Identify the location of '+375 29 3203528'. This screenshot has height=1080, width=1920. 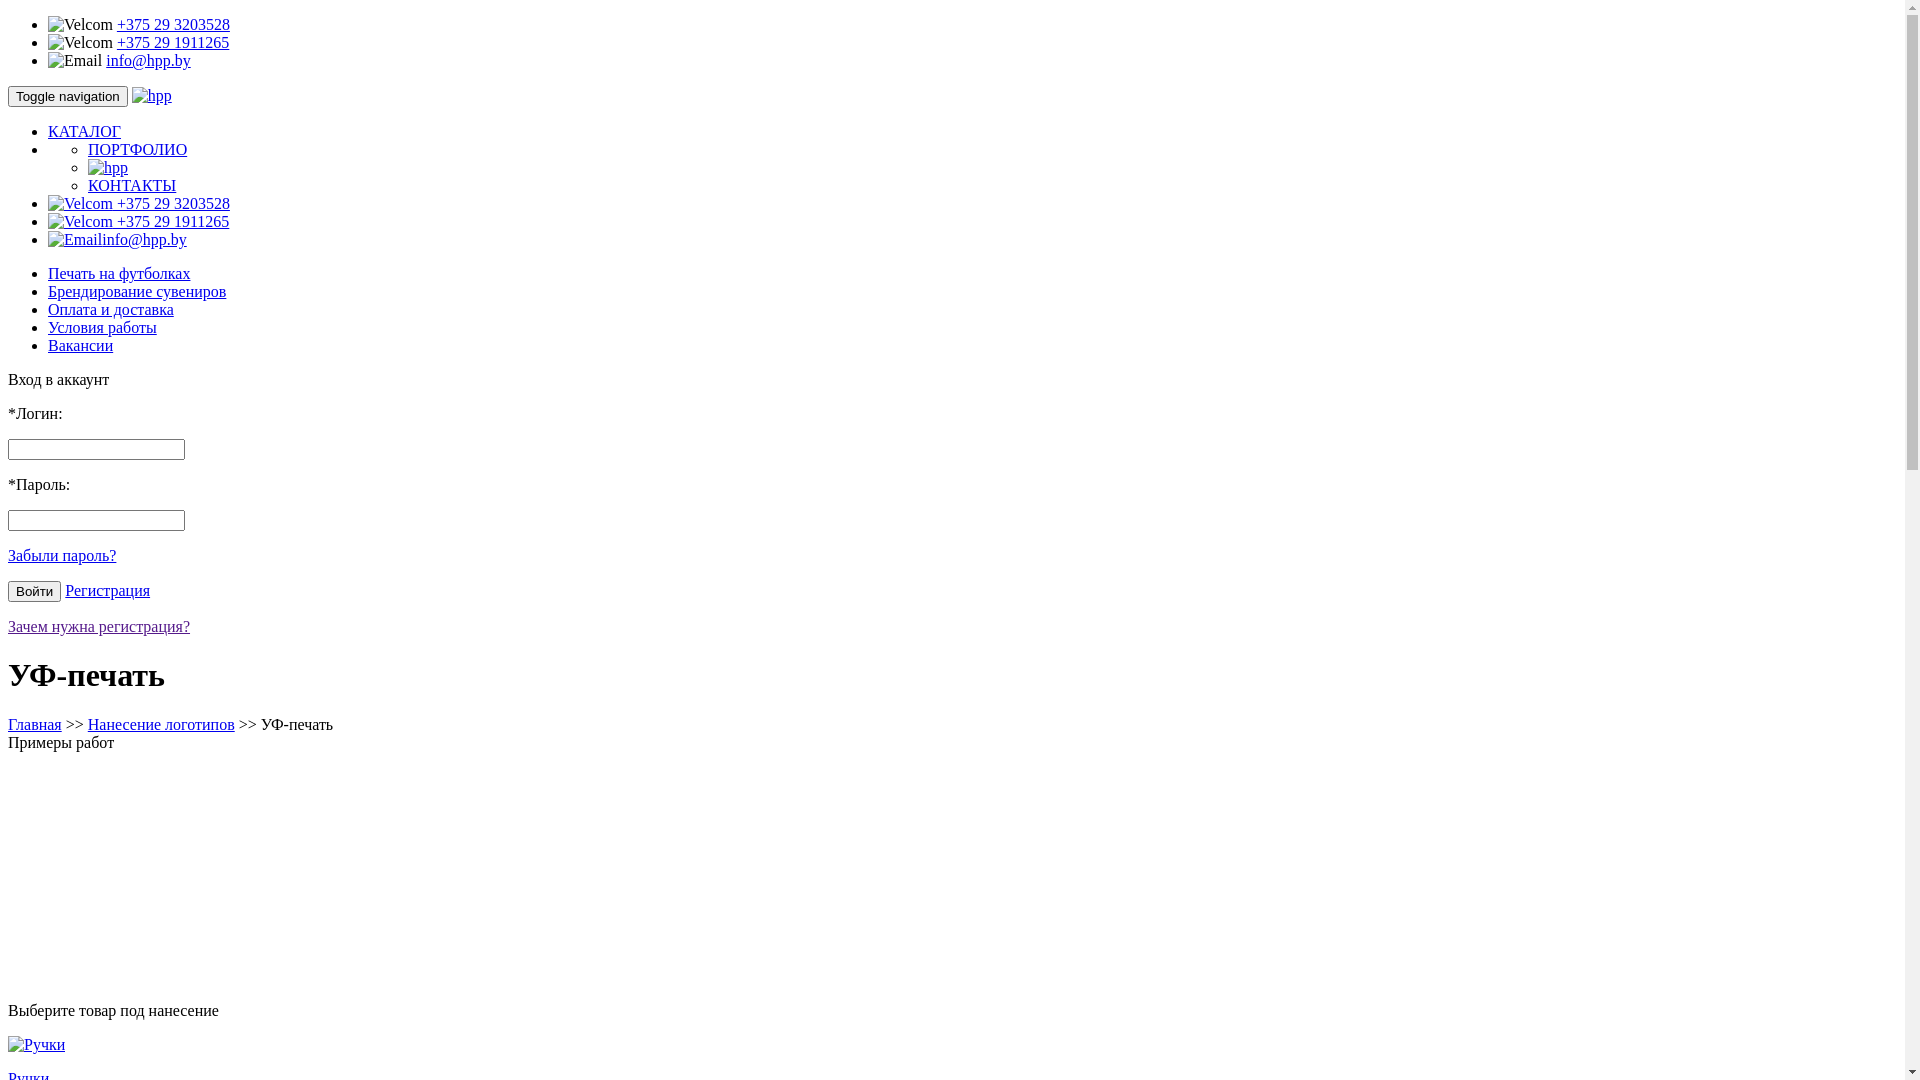
(173, 24).